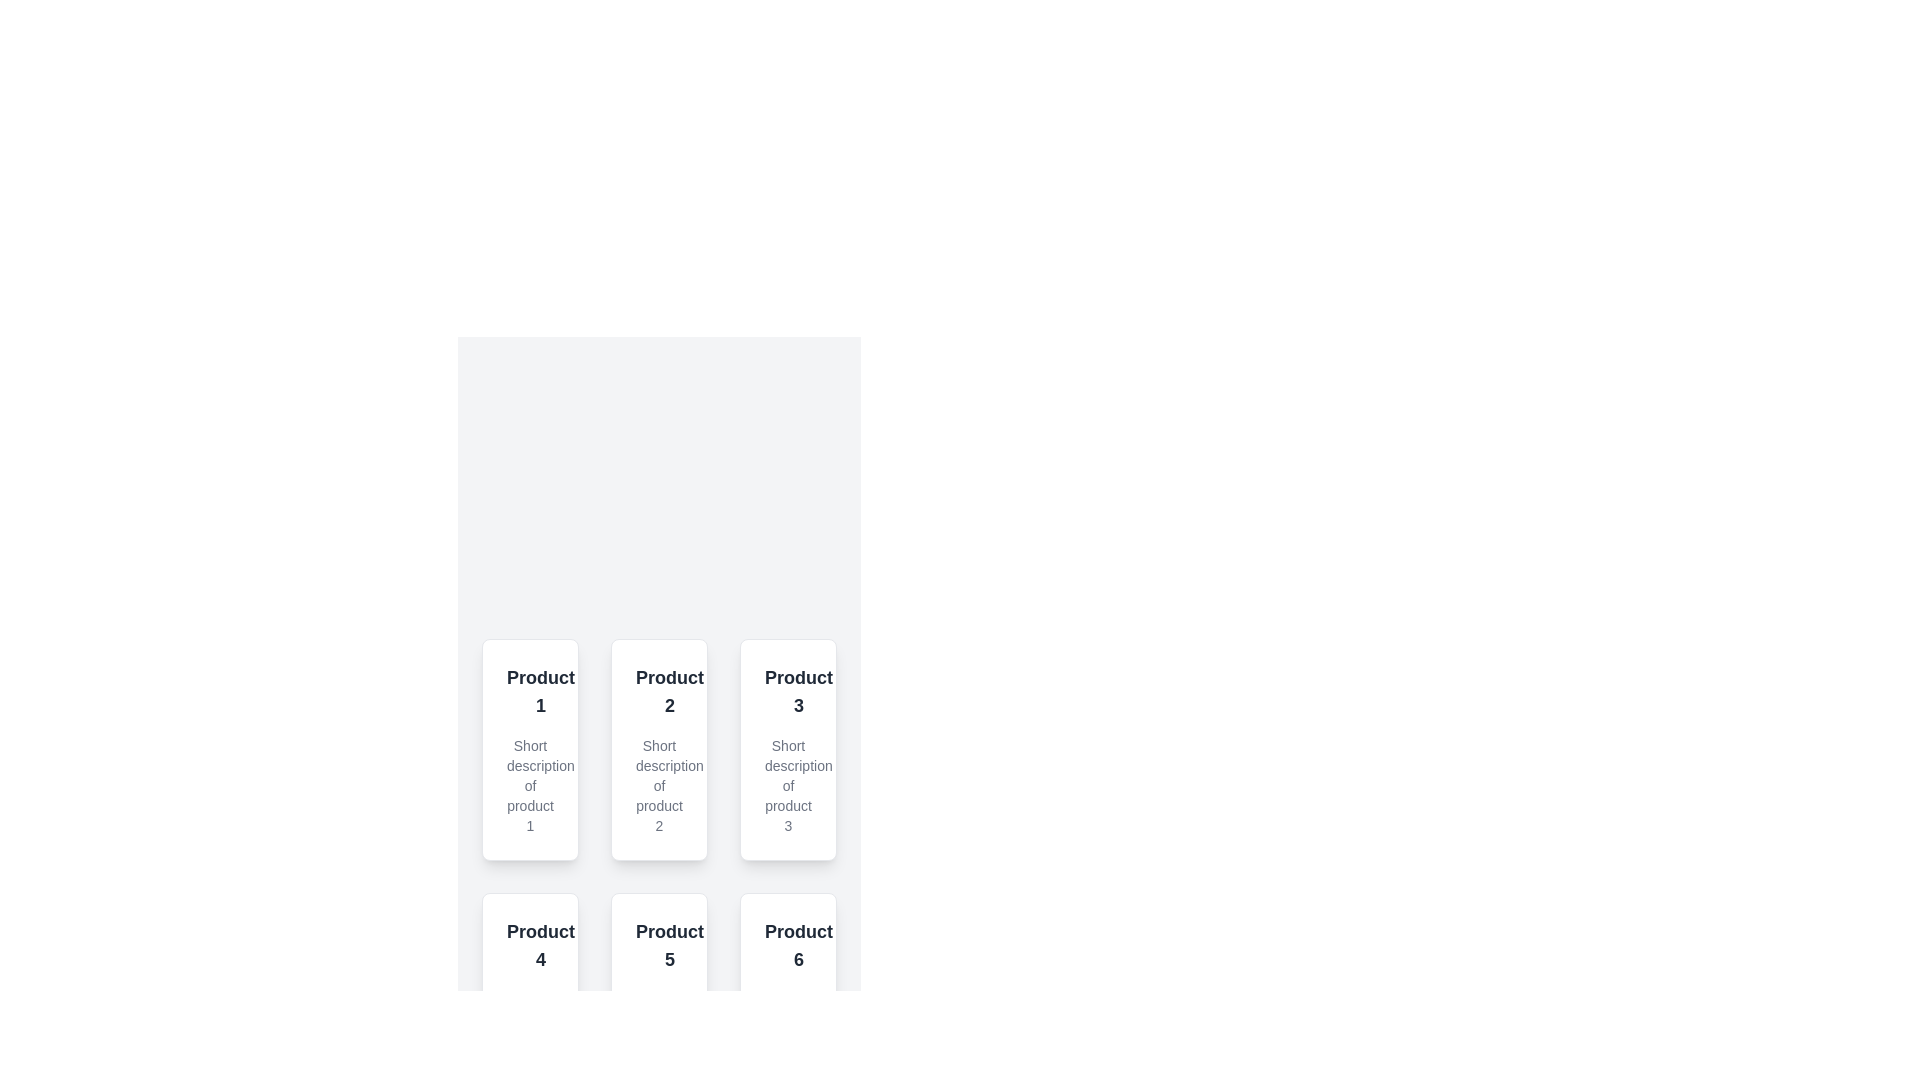 The width and height of the screenshot is (1920, 1080). What do you see at coordinates (787, 749) in the screenshot?
I see `the 'Product 3' card, which provides information about the product and is located in the top row of the product listing interface, third column, directly to the right of 'Product 2'` at bounding box center [787, 749].